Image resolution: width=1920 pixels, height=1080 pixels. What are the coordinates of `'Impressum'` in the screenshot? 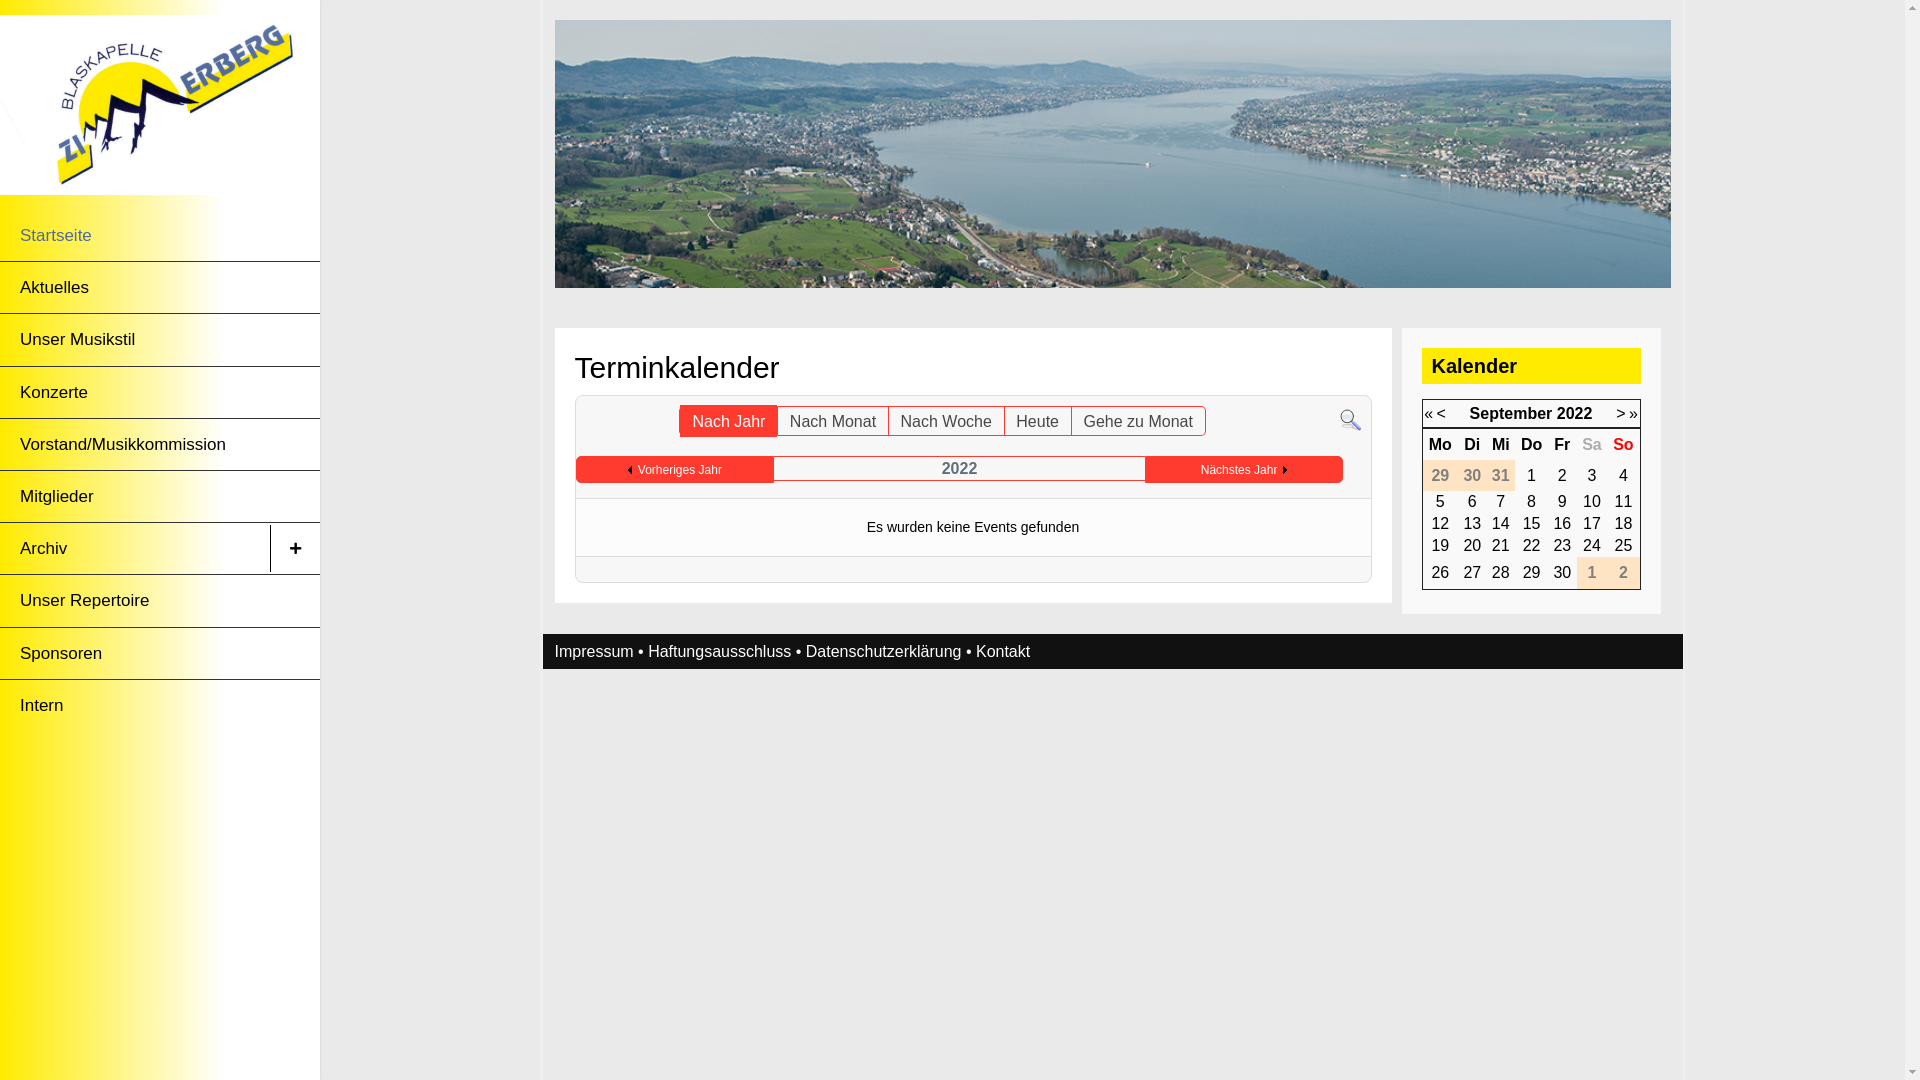 It's located at (592, 651).